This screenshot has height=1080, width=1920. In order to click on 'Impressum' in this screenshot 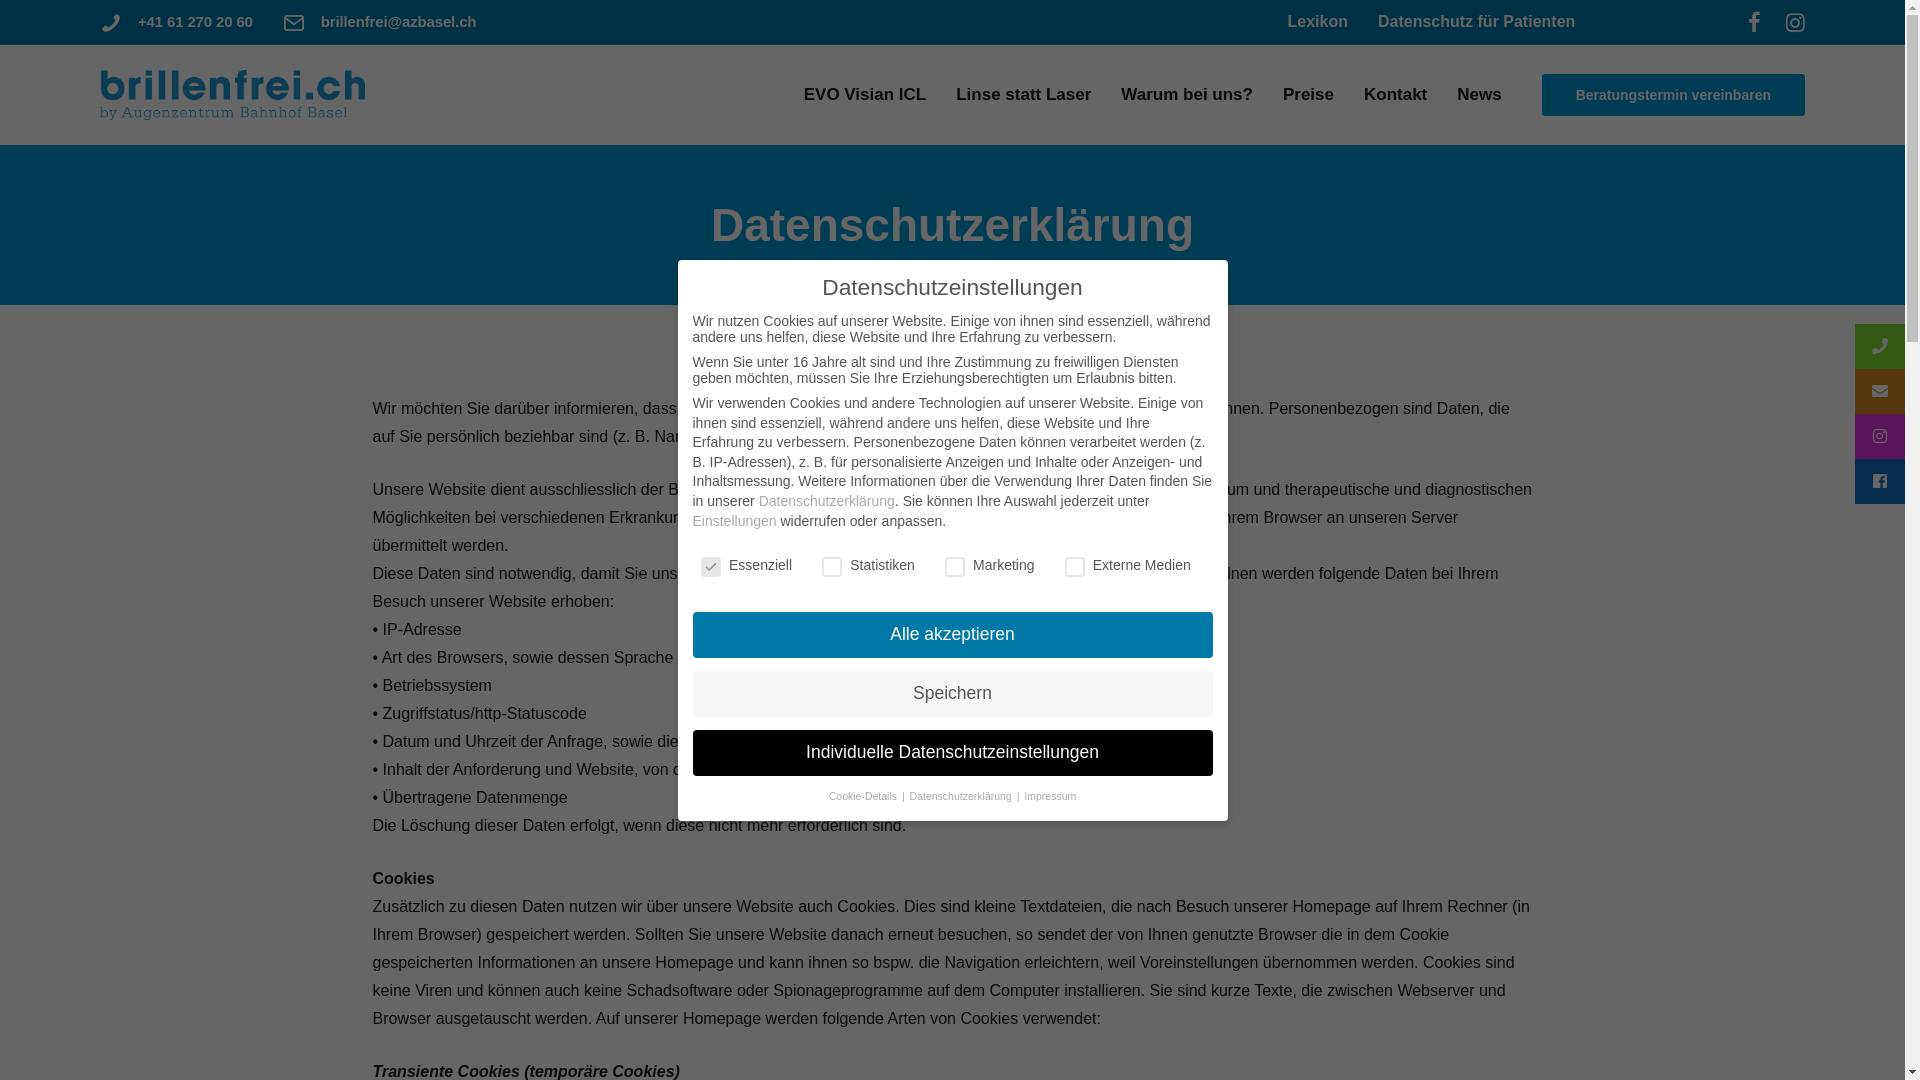, I will do `click(1049, 794)`.